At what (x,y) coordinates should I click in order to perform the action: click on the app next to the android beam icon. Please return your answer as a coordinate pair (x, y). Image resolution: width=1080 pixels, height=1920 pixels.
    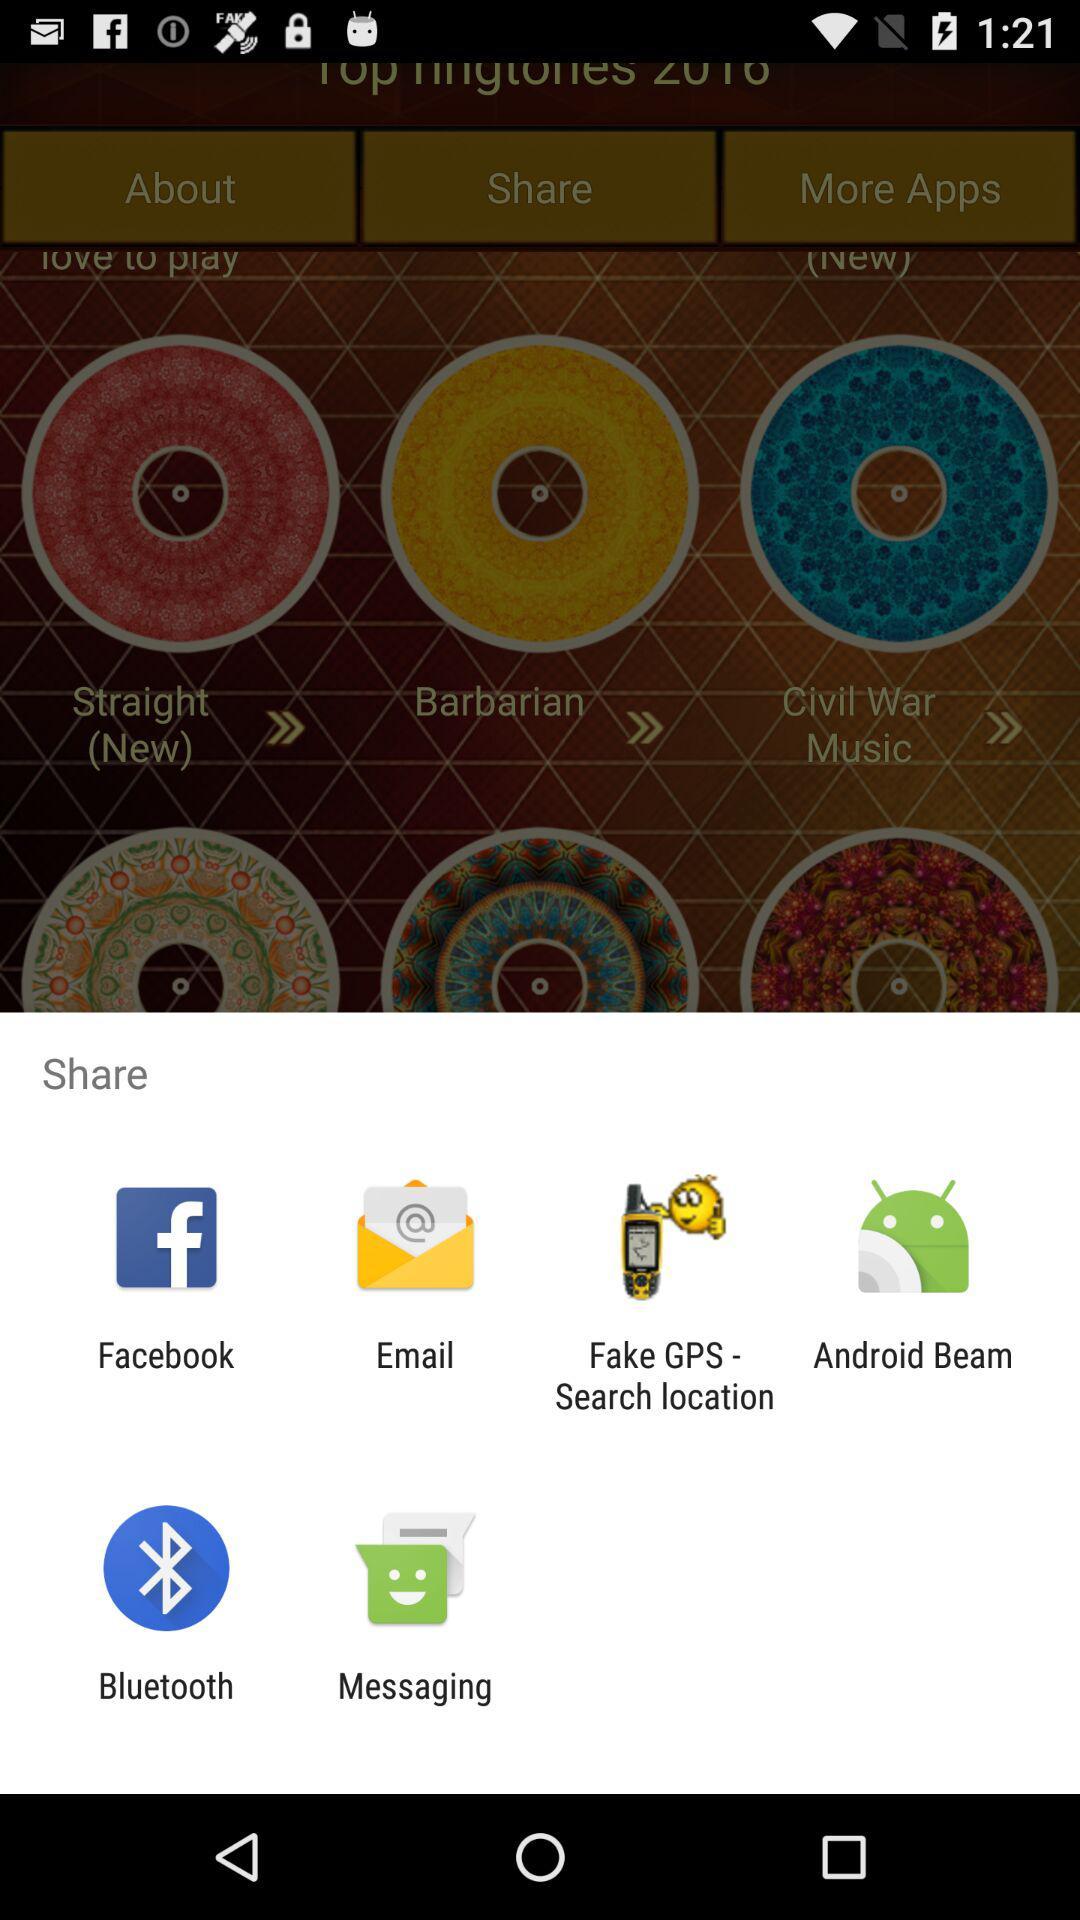
    Looking at the image, I should click on (664, 1374).